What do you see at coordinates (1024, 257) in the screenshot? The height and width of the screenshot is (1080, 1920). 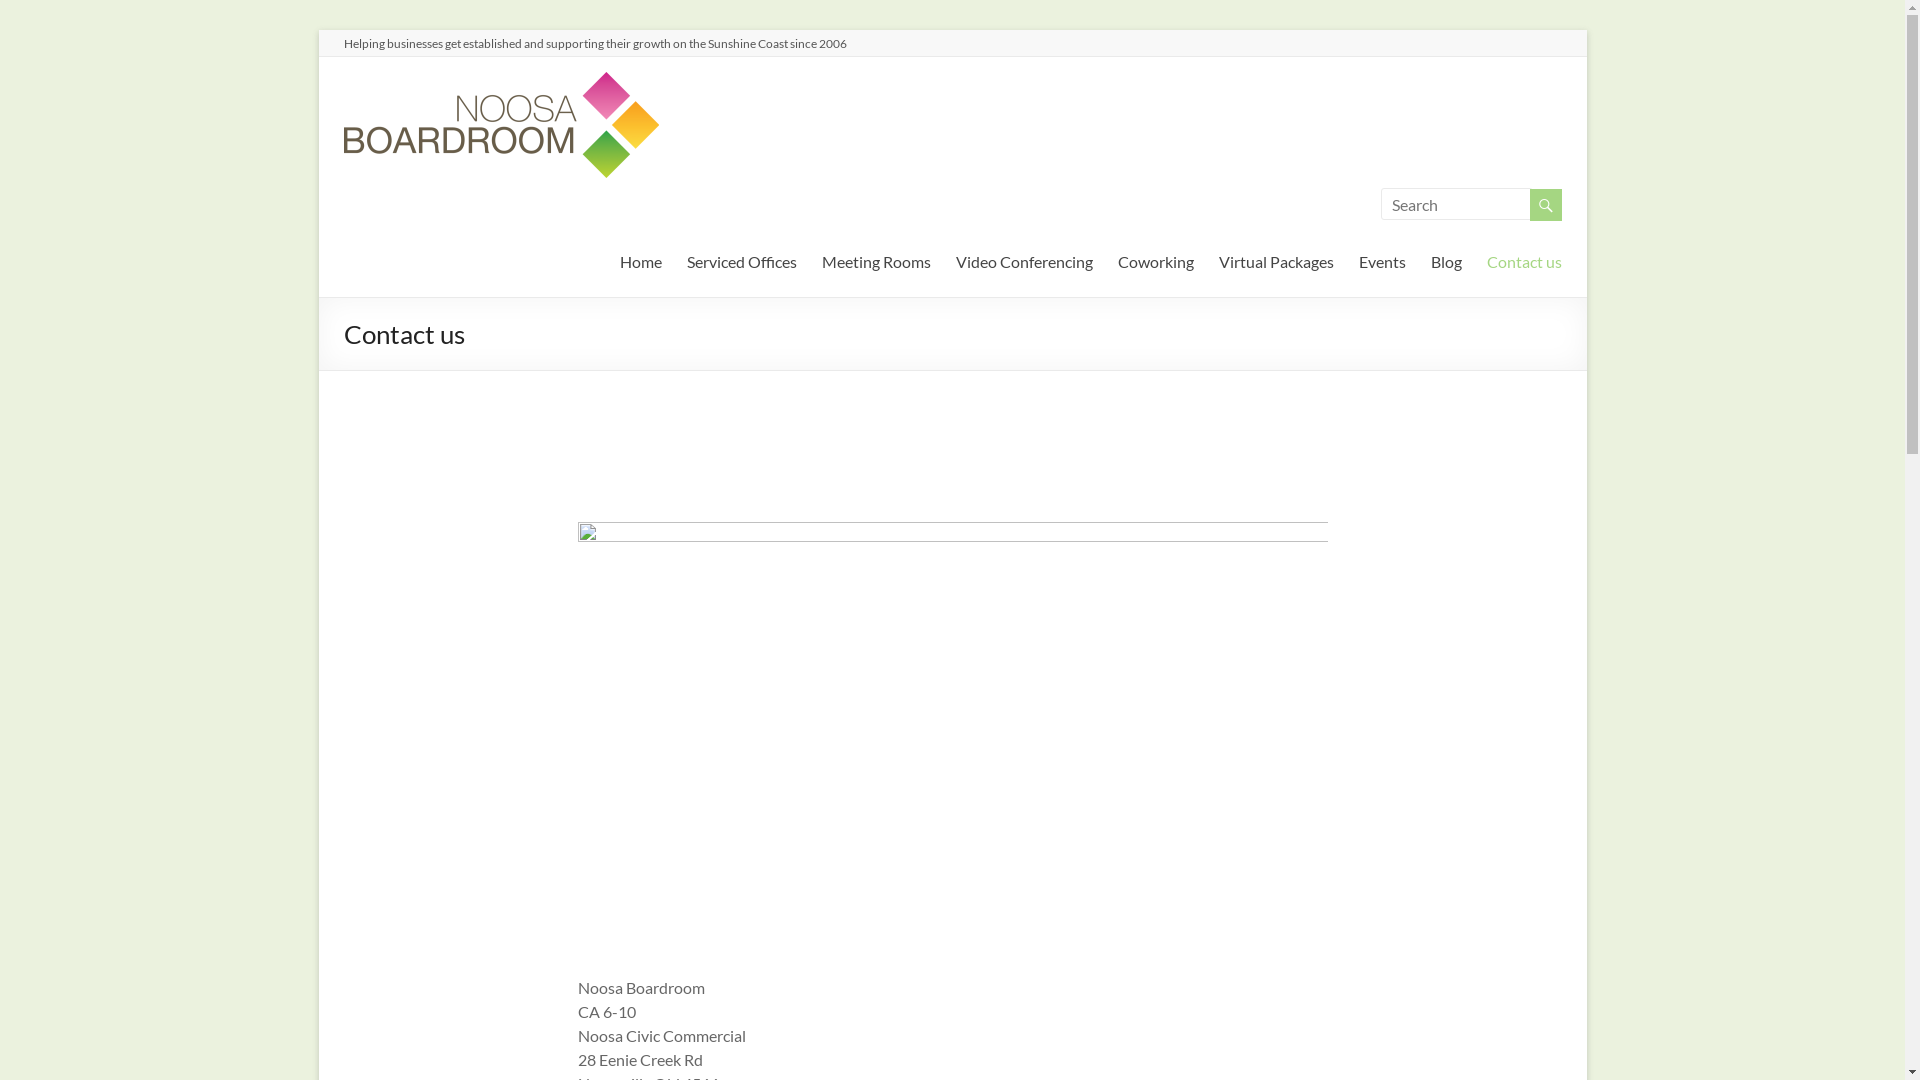 I see `'Video Conferencing'` at bounding box center [1024, 257].